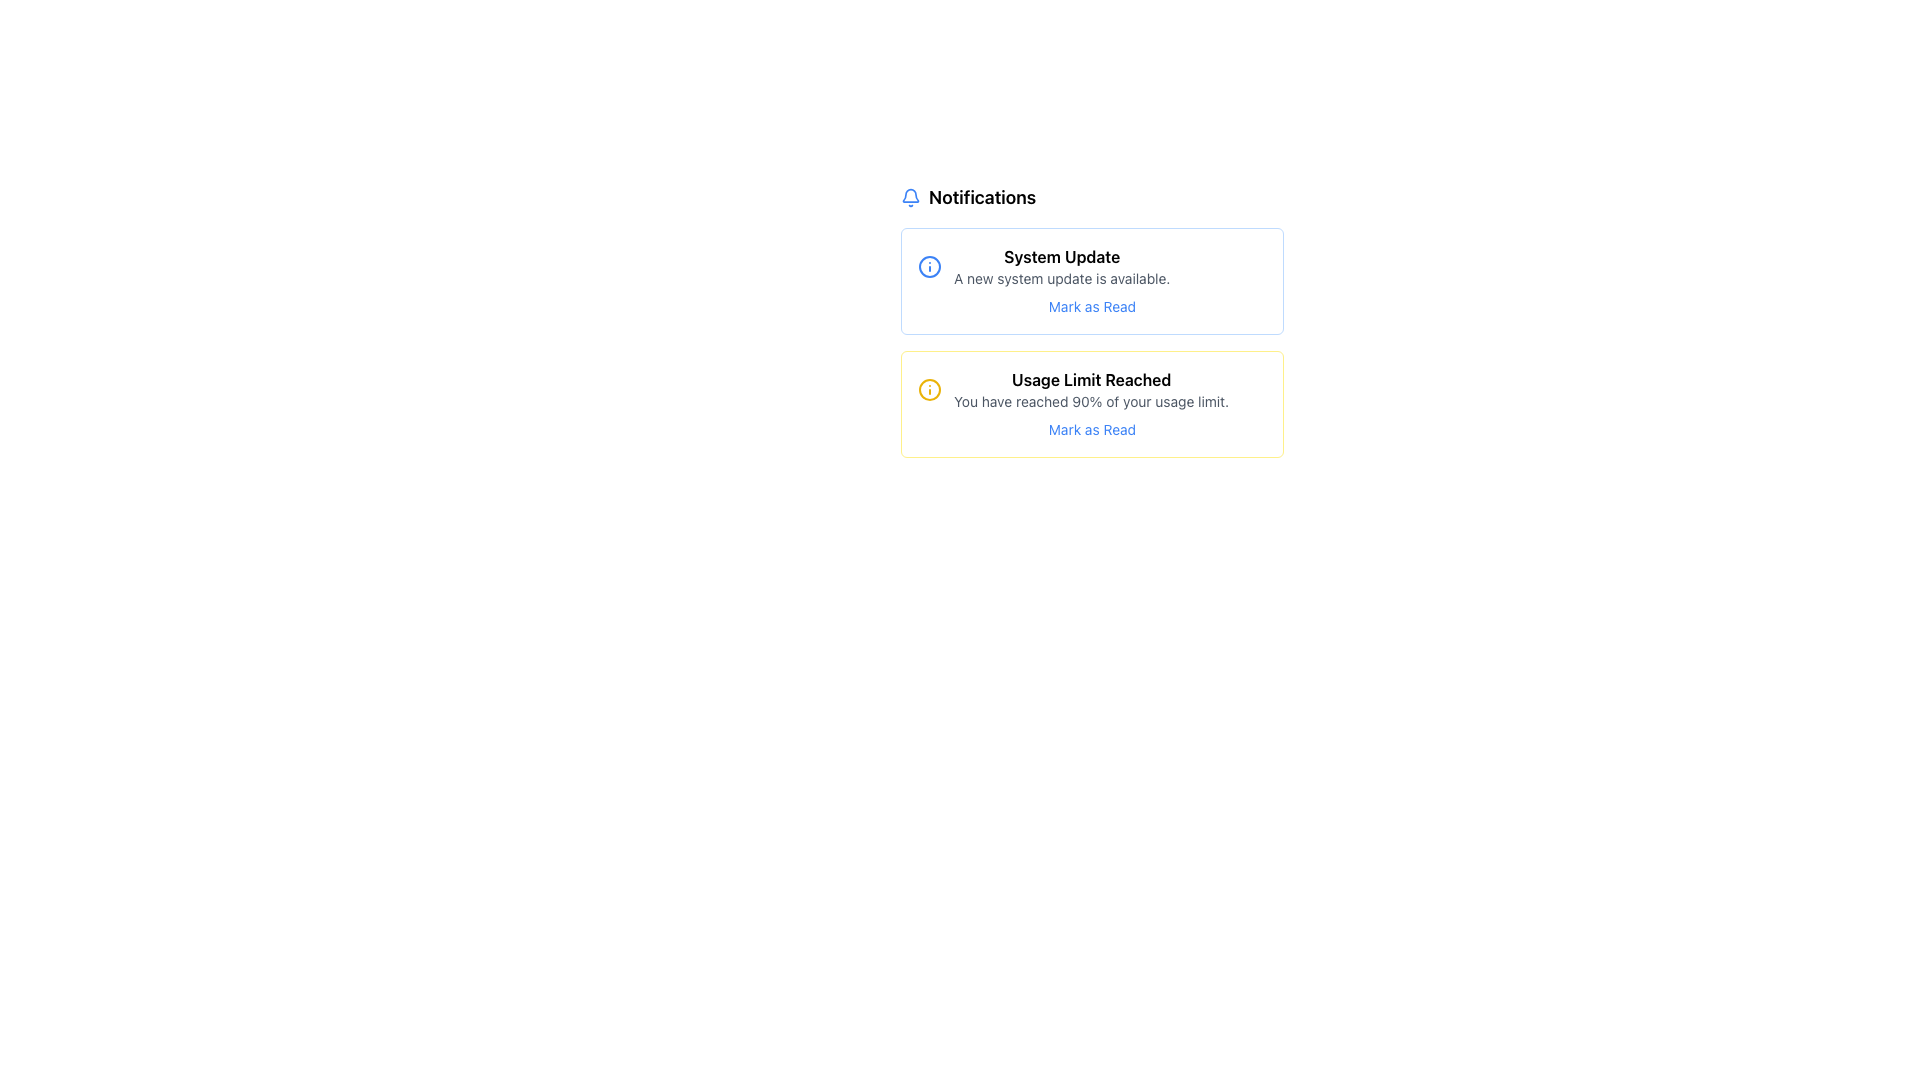 Image resolution: width=1920 pixels, height=1080 pixels. I want to click on the hyperlink or interactive text located at the bottom of the notification card below the text 'You have reached 90% of your usage limit.', so click(1091, 428).